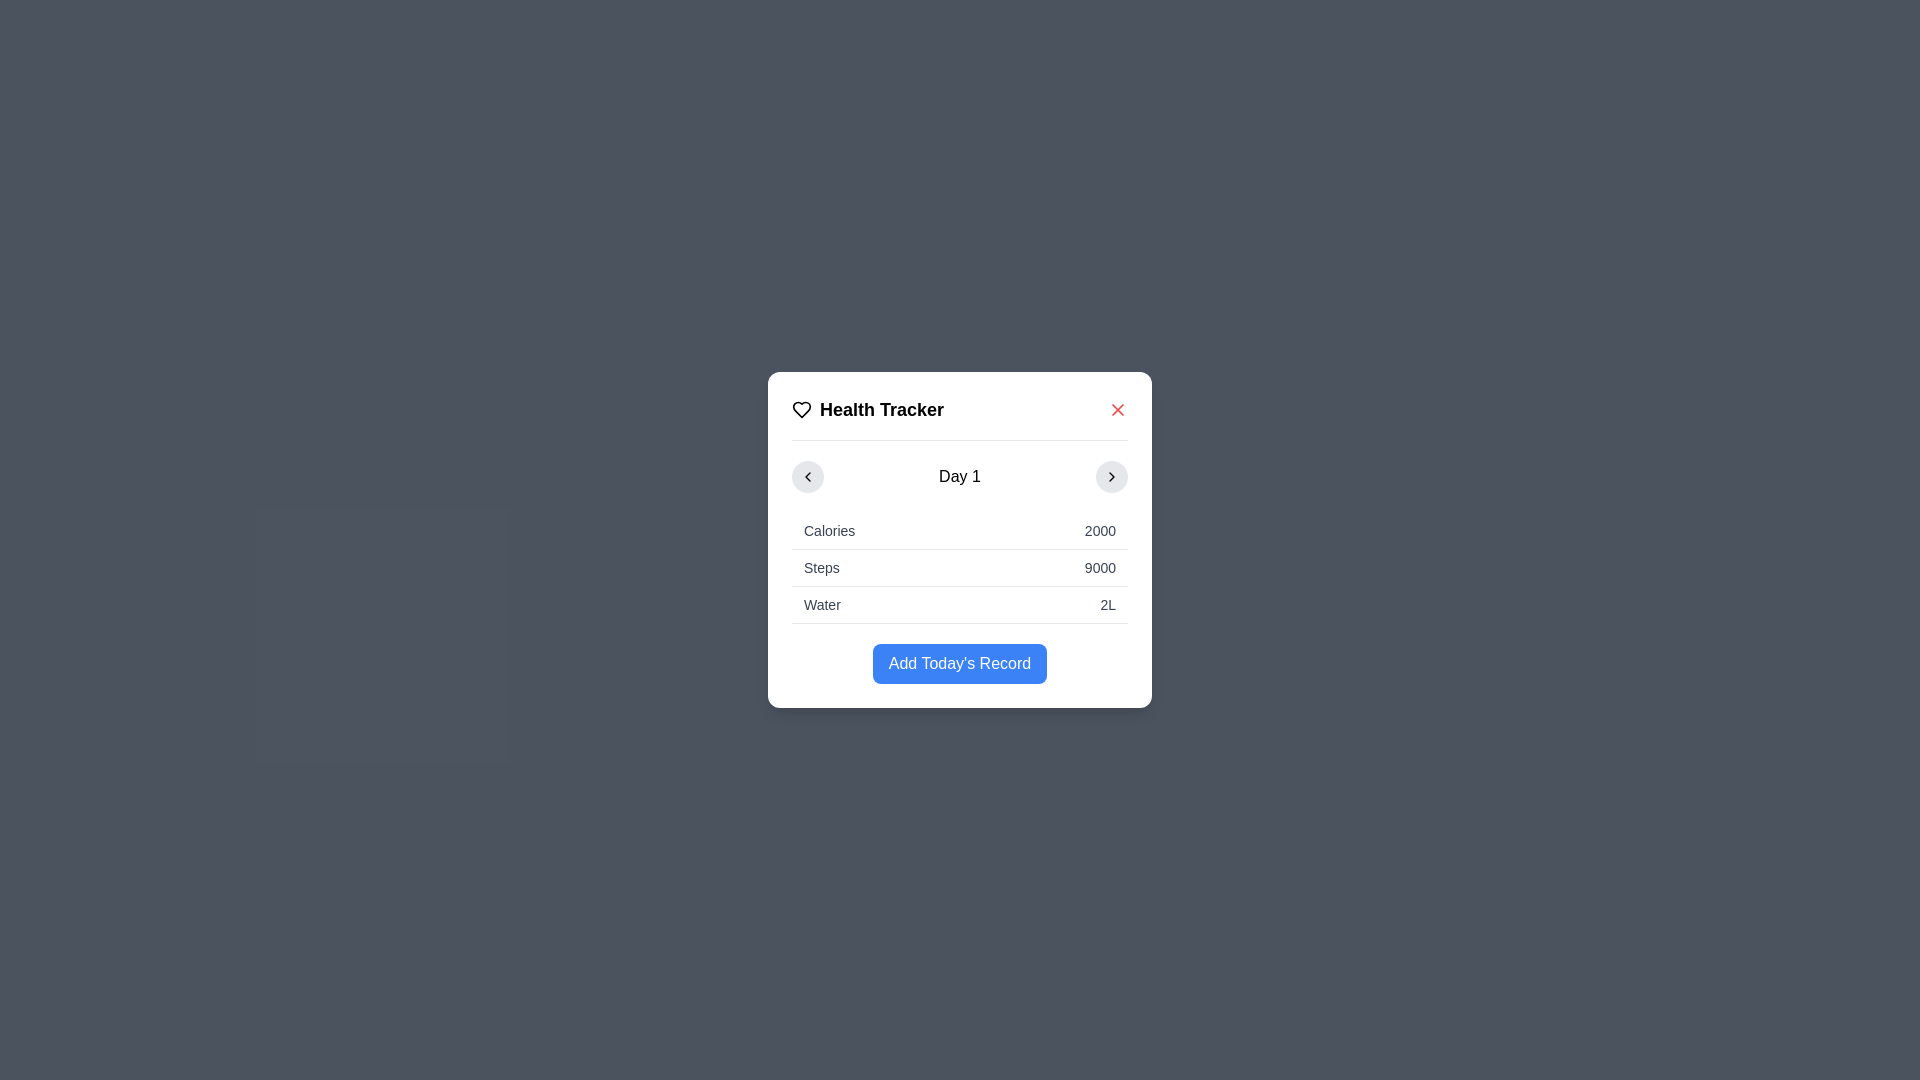 This screenshot has height=1080, width=1920. I want to click on the button located at the bottom center of a white rounded card layout, which allows the user, so click(960, 663).